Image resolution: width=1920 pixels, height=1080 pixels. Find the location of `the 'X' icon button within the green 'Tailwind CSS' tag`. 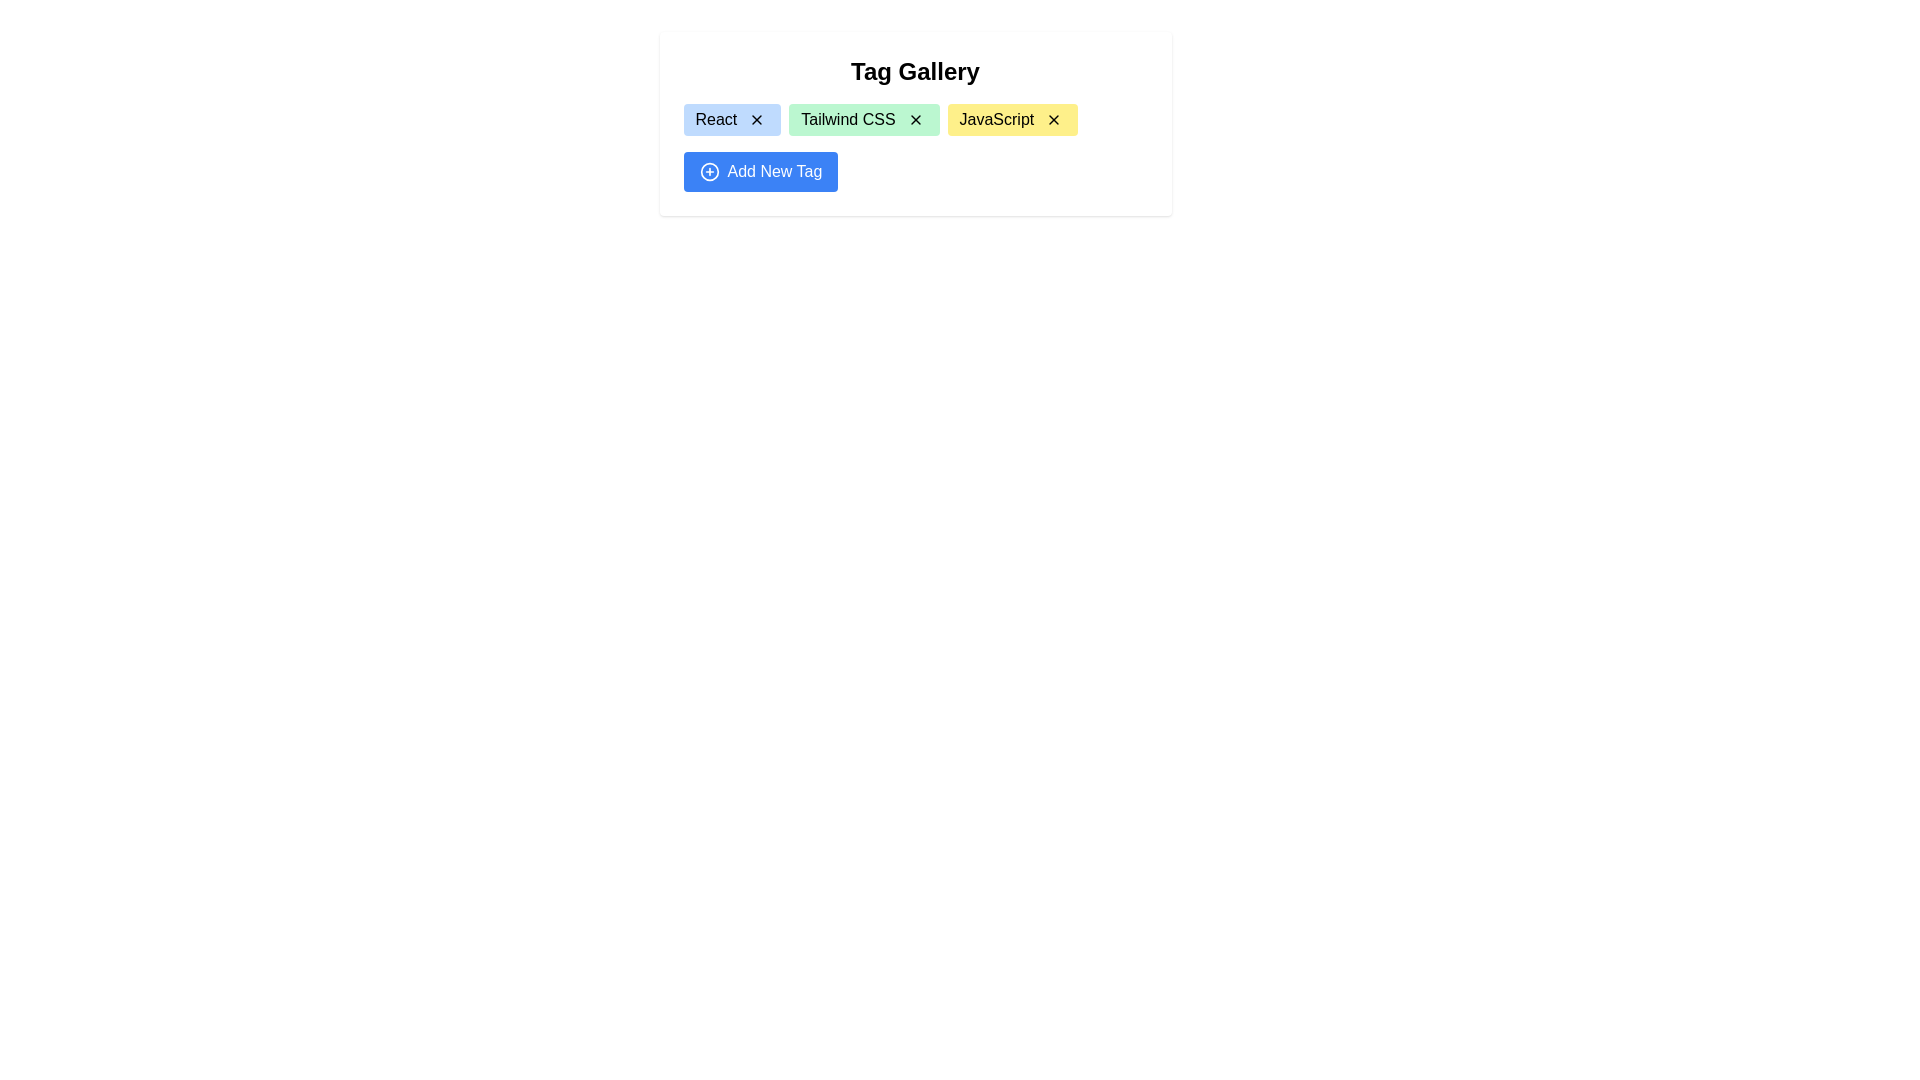

the 'X' icon button within the green 'Tailwind CSS' tag is located at coordinates (914, 119).